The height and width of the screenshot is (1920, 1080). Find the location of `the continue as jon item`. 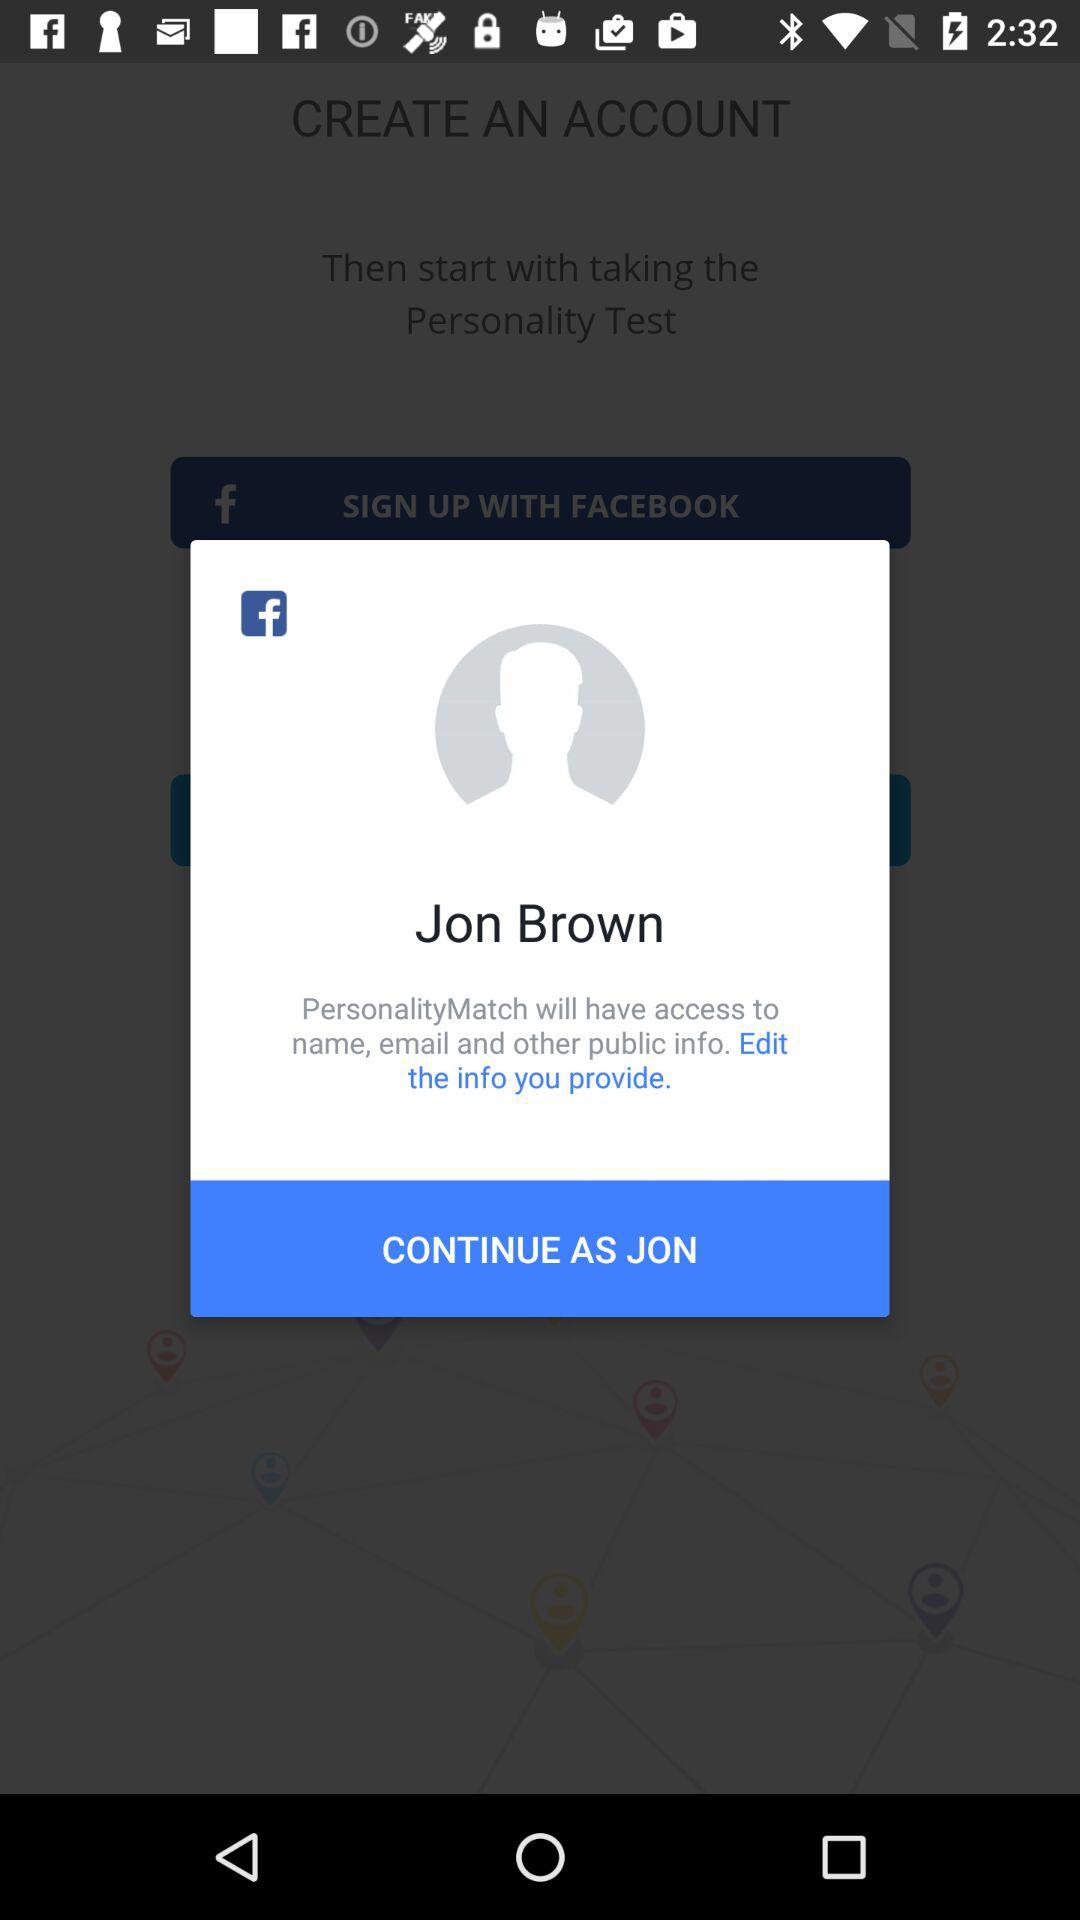

the continue as jon item is located at coordinates (540, 1247).